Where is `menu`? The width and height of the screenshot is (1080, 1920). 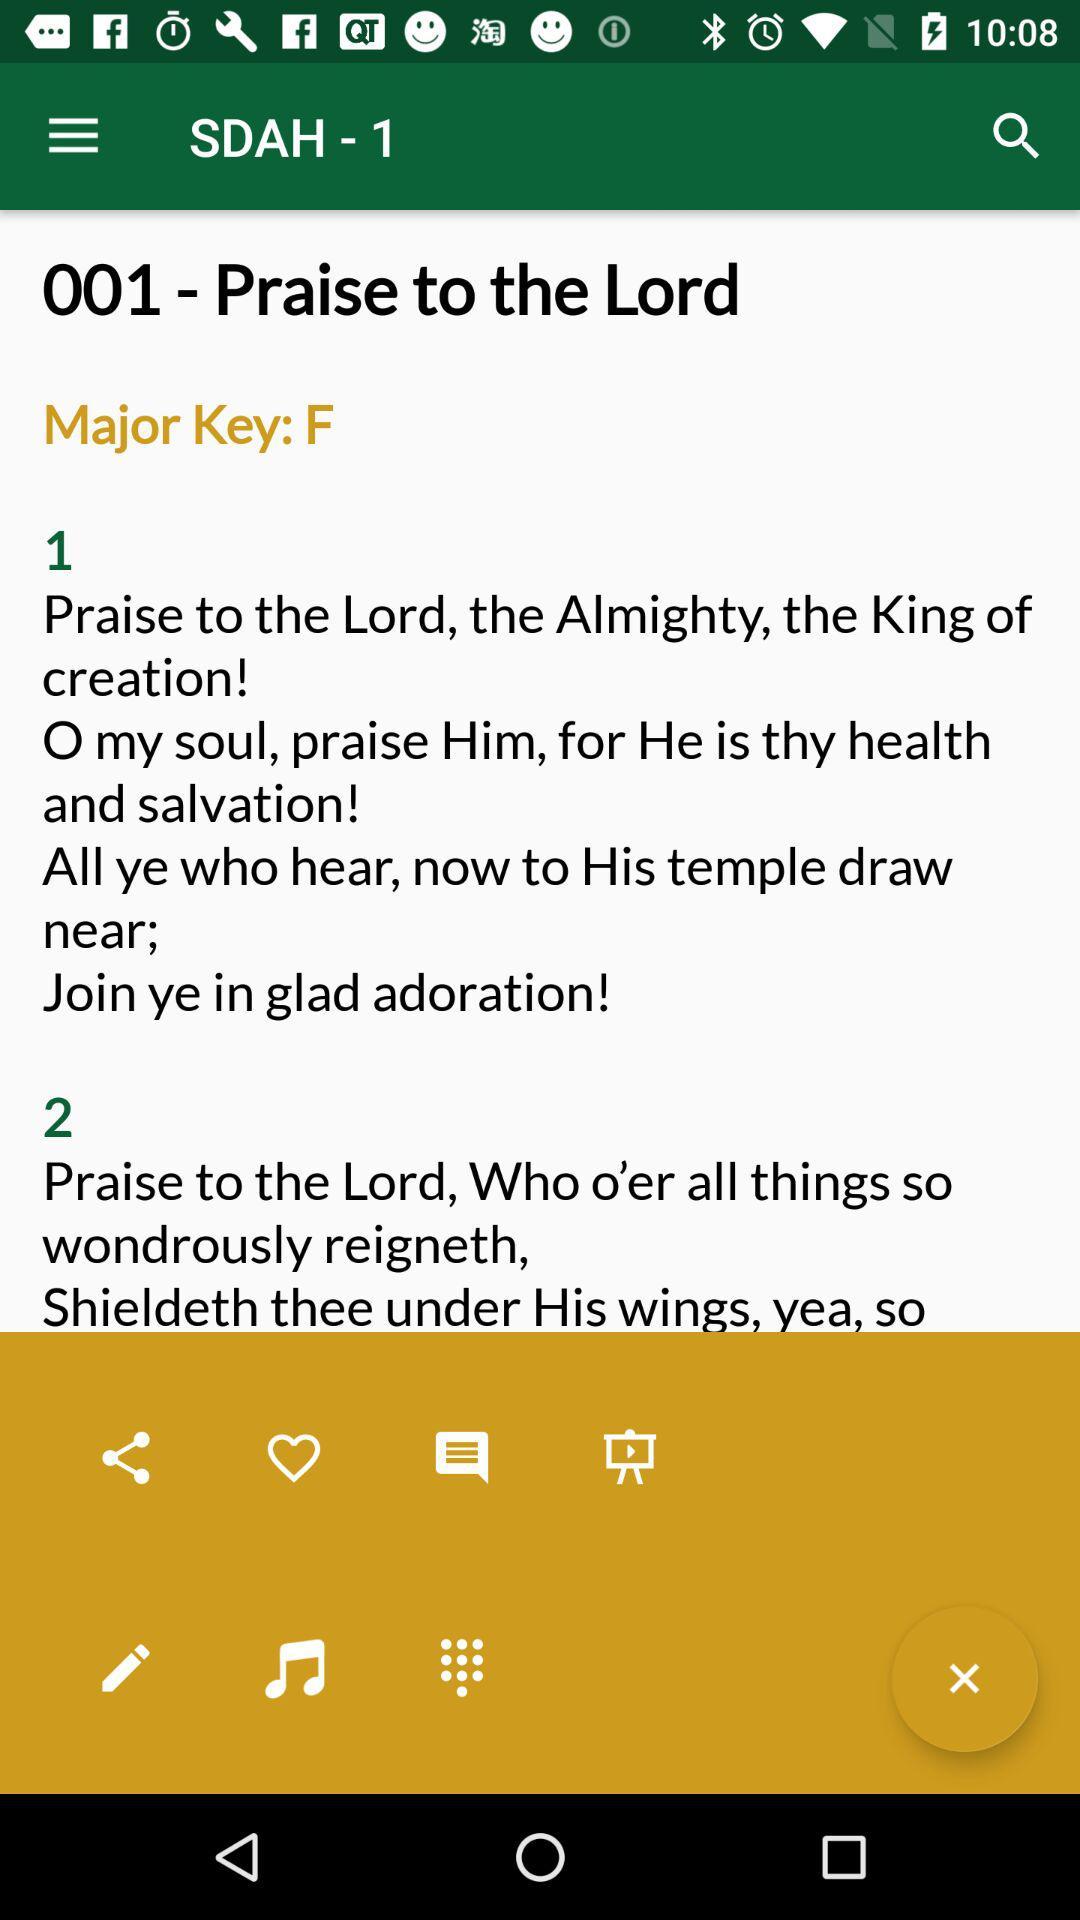 menu is located at coordinates (963, 1678).